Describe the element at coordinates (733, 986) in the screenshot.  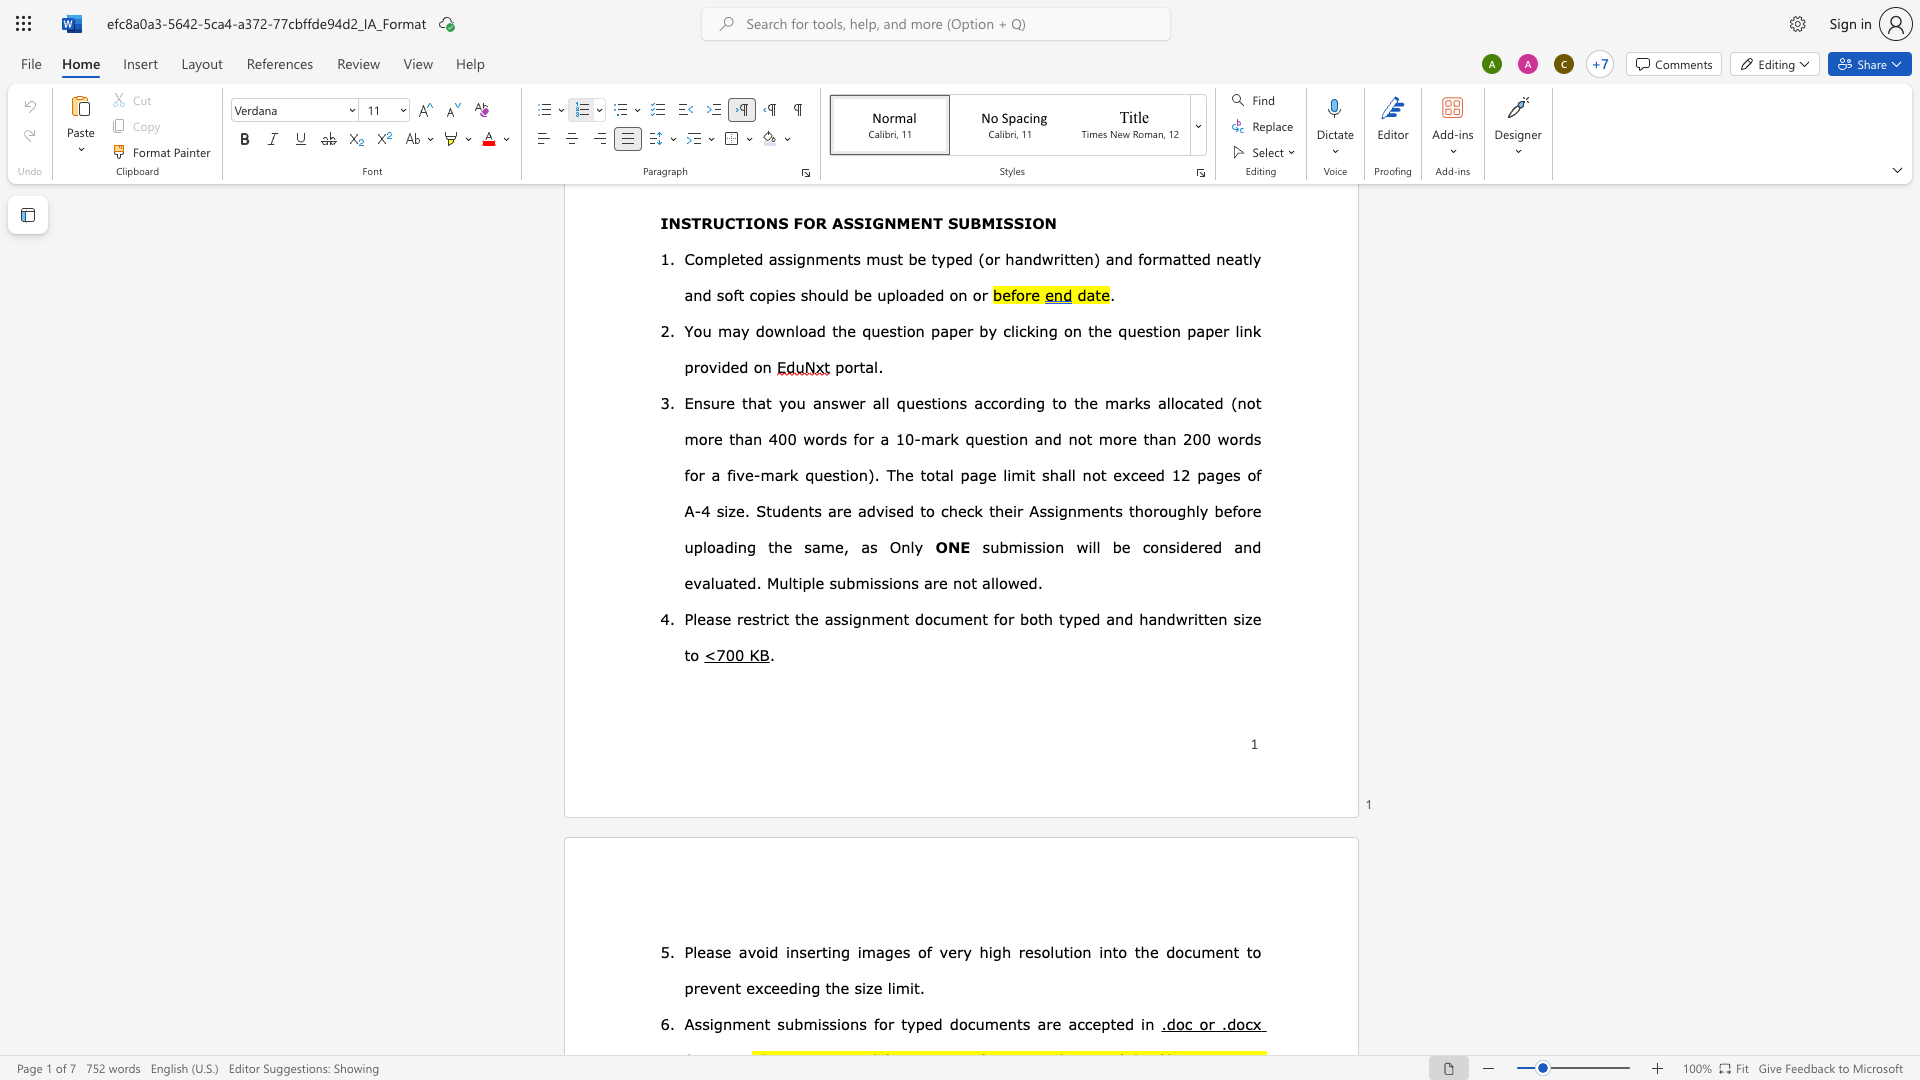
I see `the space between the continuous character "n" and "t" in the text` at that location.